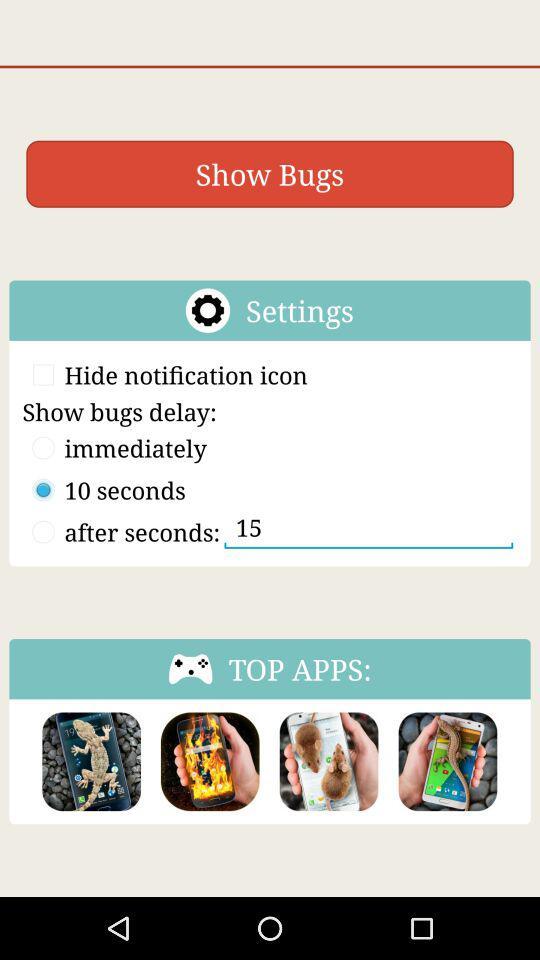  Describe the element at coordinates (209, 815) in the screenshot. I see `the avatar icon` at that location.